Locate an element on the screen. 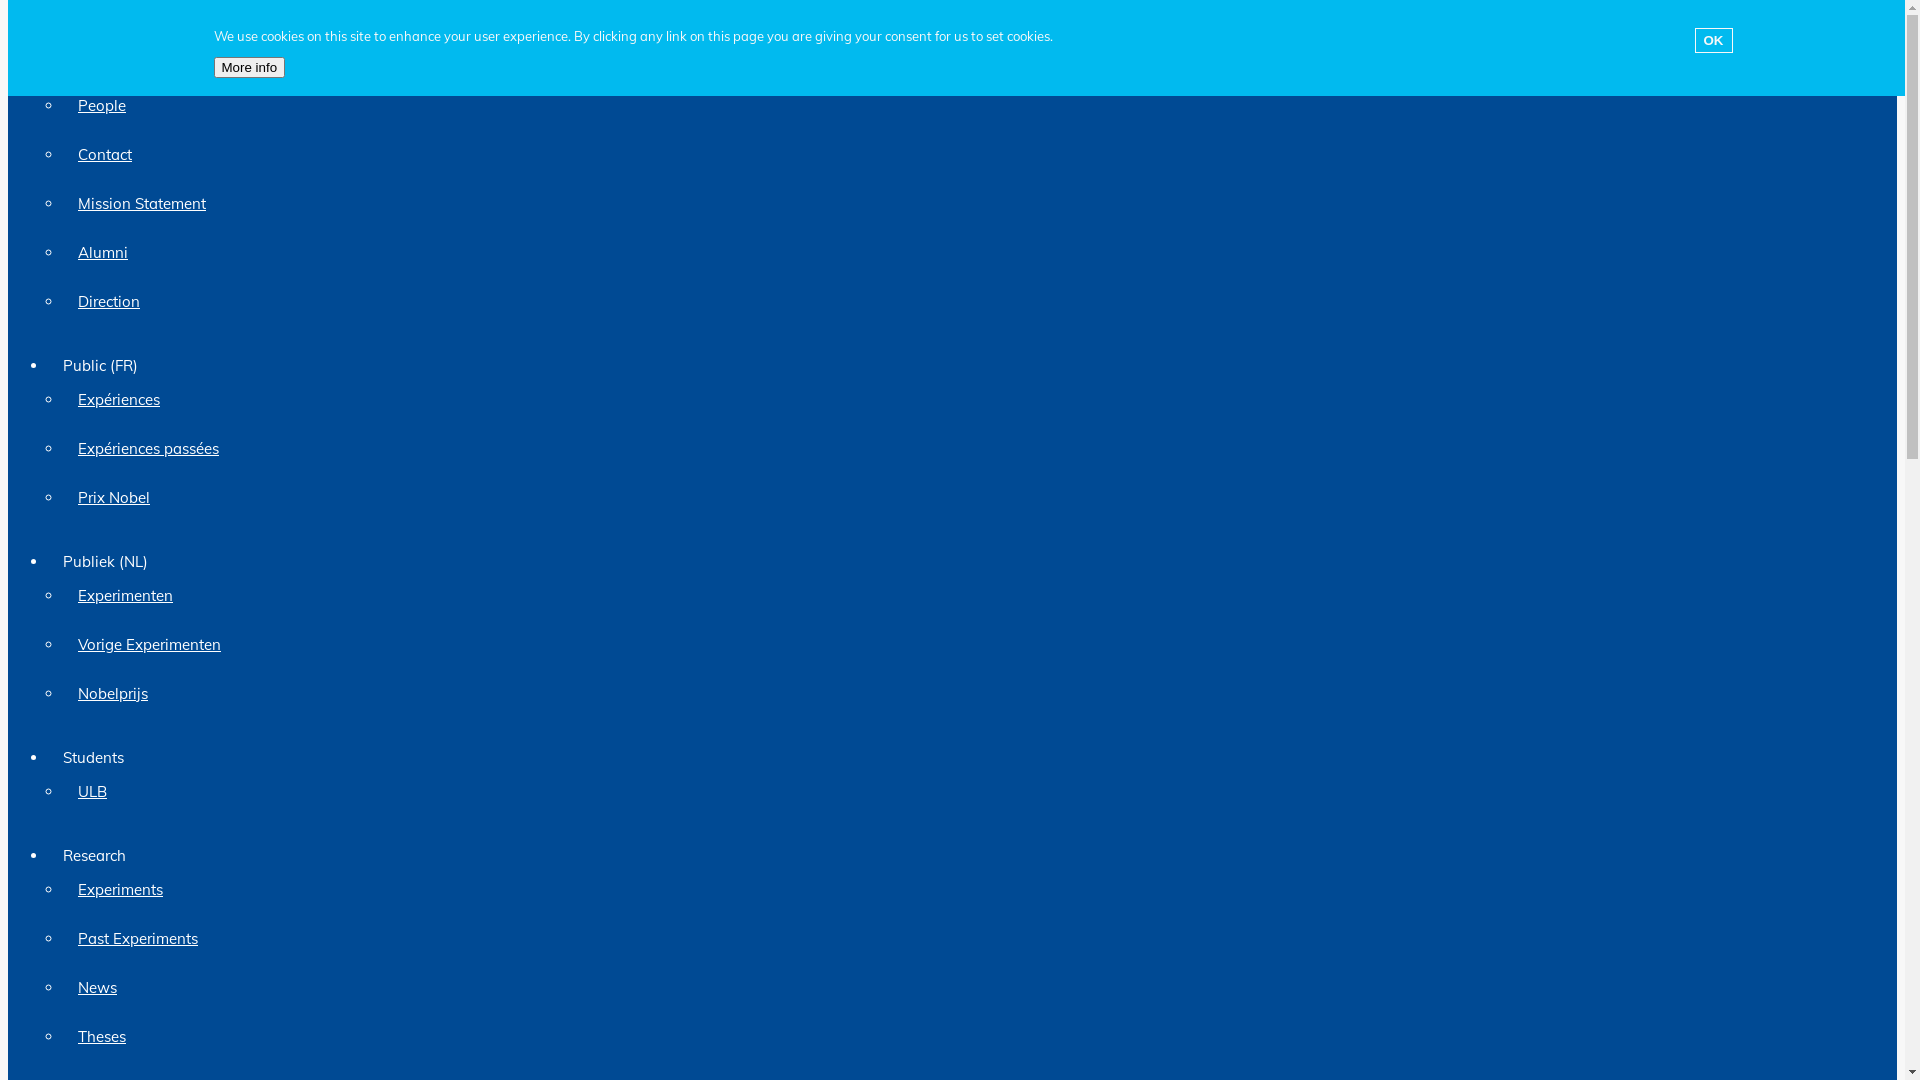  'OK' is located at coordinates (1712, 40).